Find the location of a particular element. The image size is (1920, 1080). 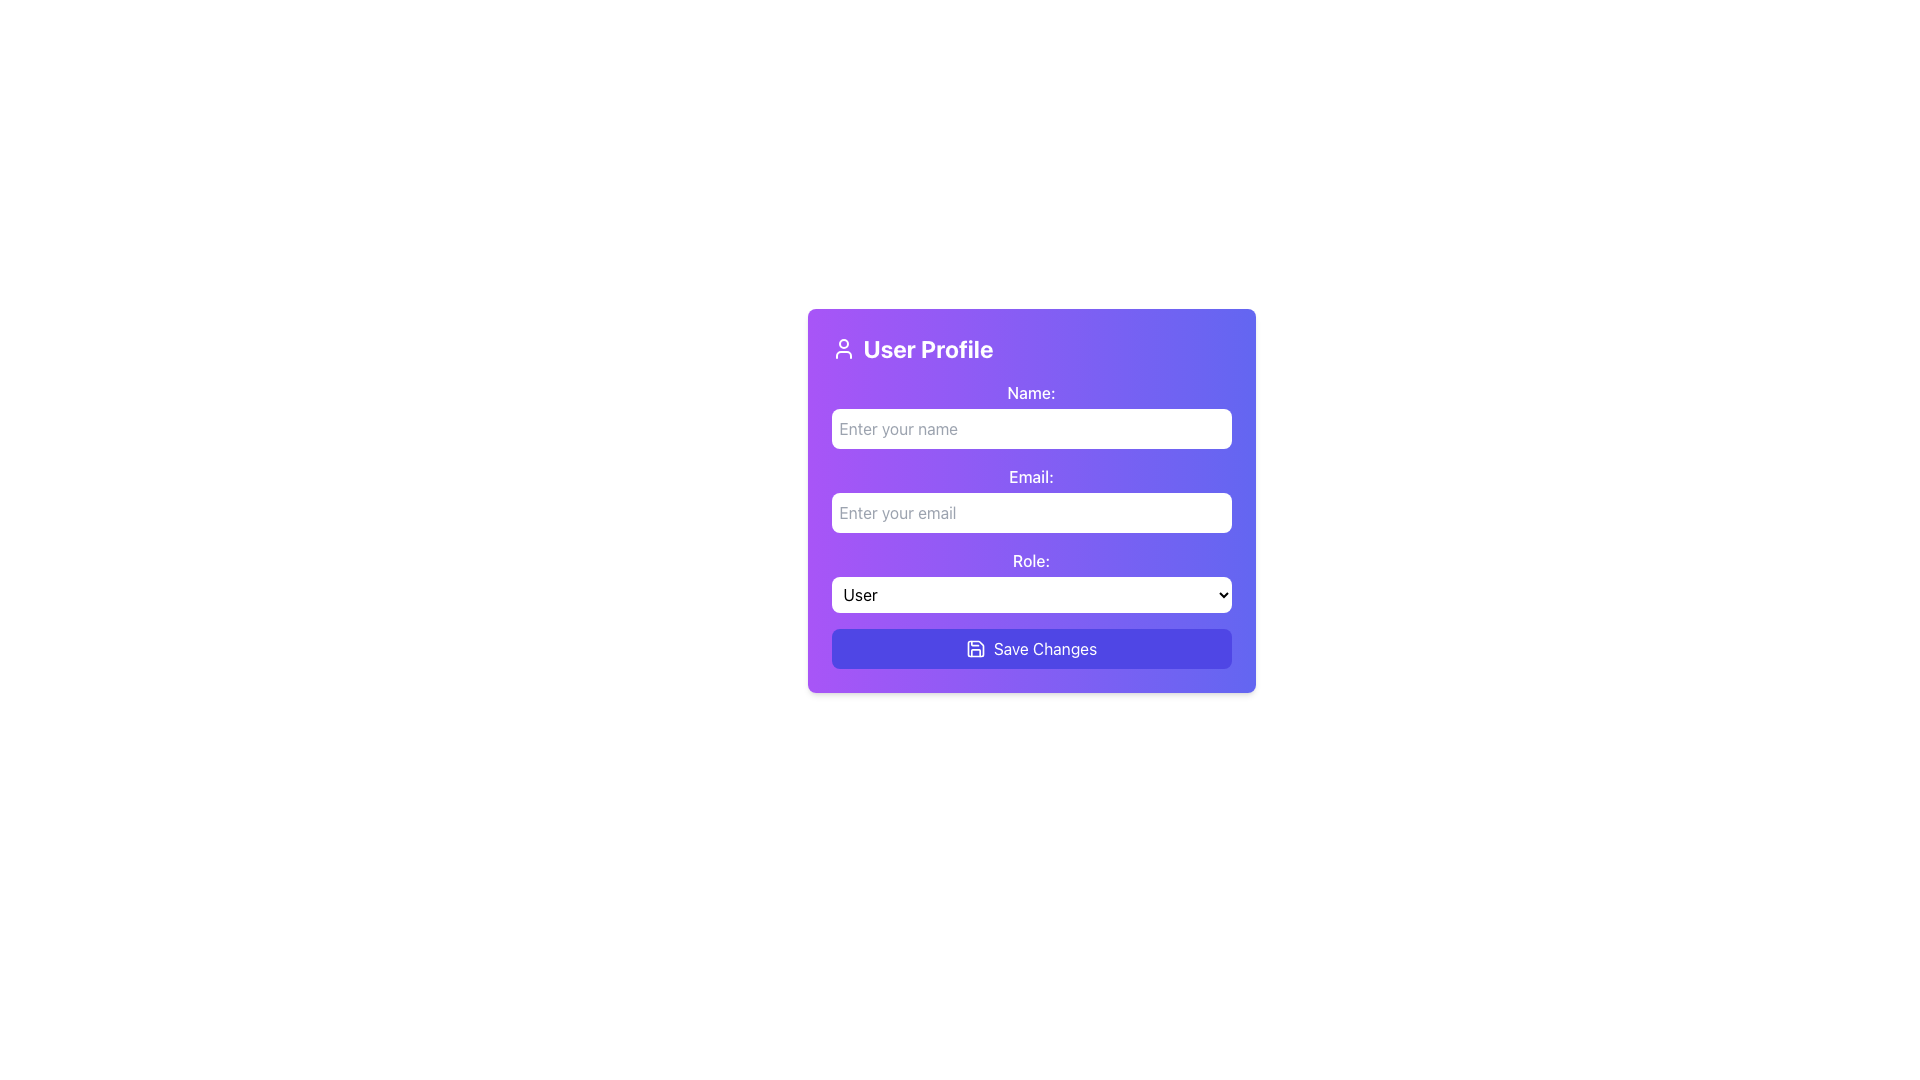

the submit button at the bottom of the form is located at coordinates (1031, 648).